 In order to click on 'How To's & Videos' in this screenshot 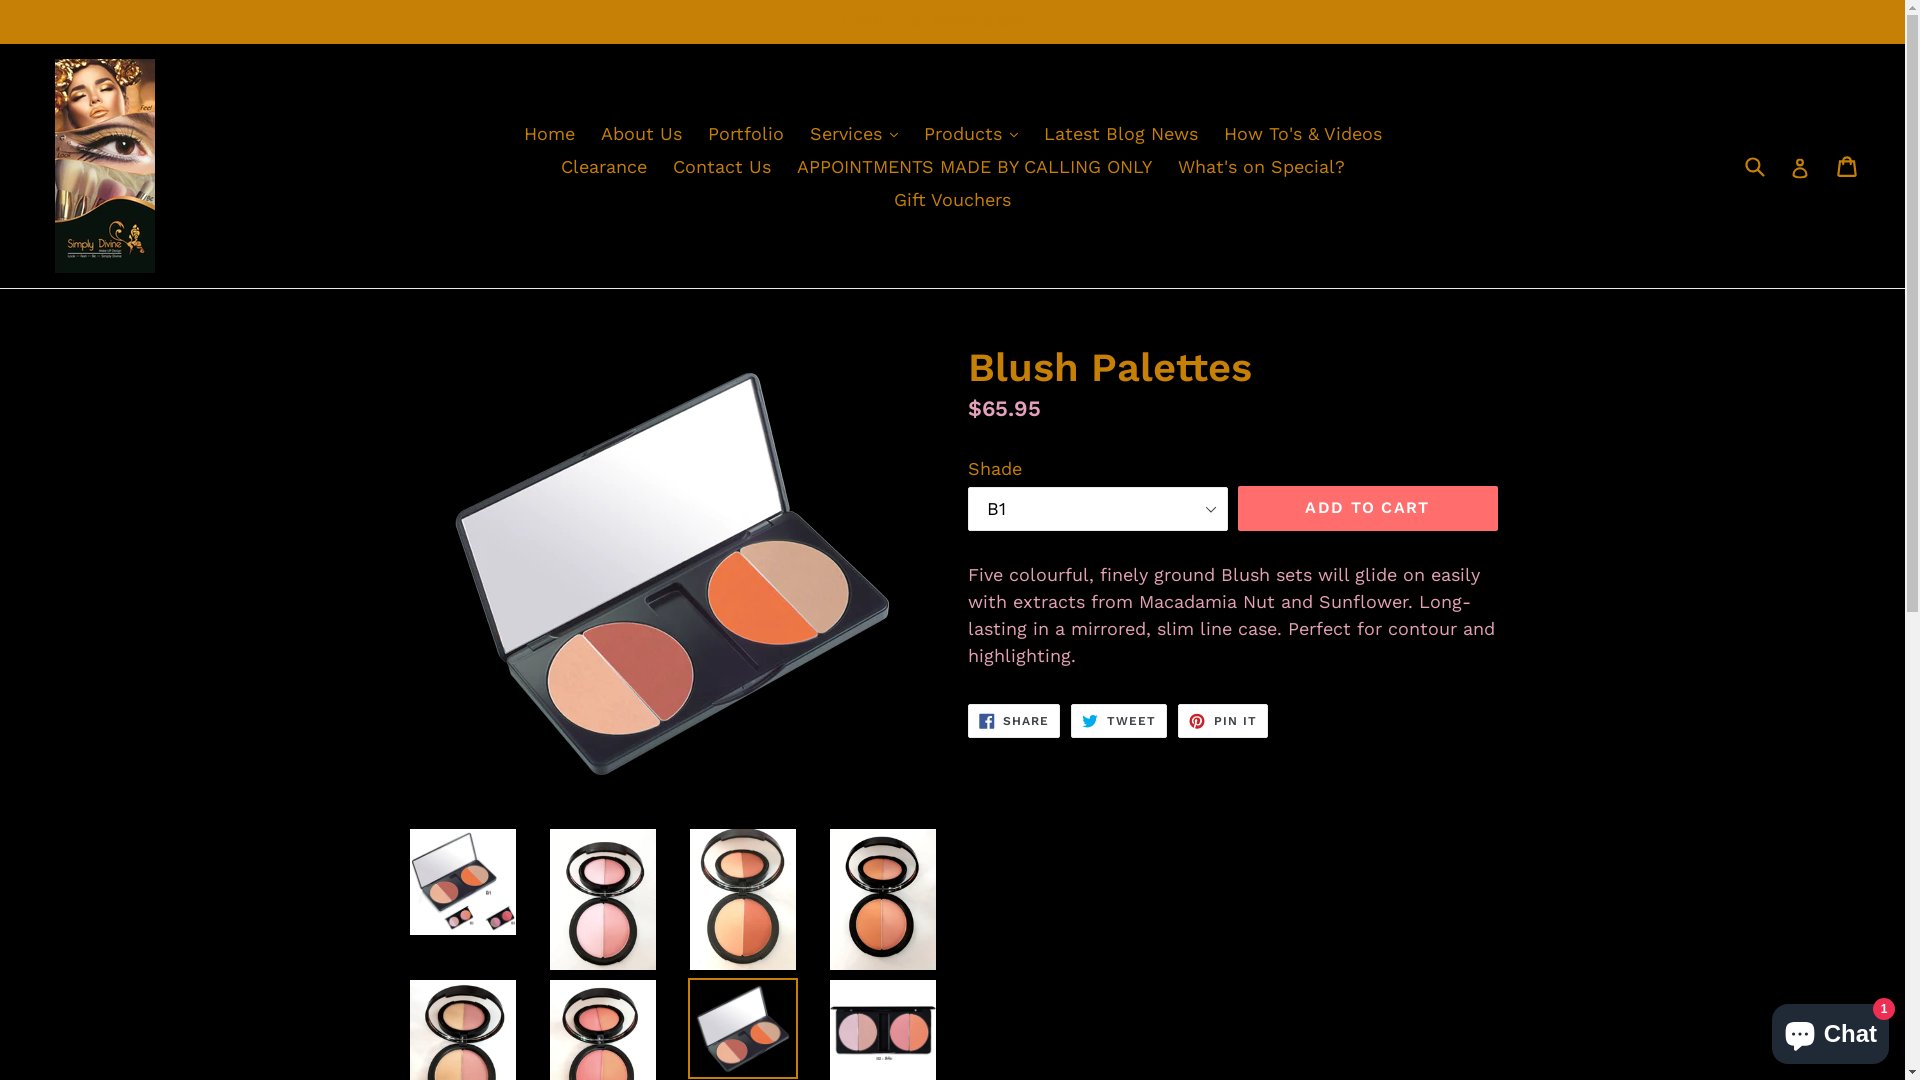, I will do `click(1302, 132)`.